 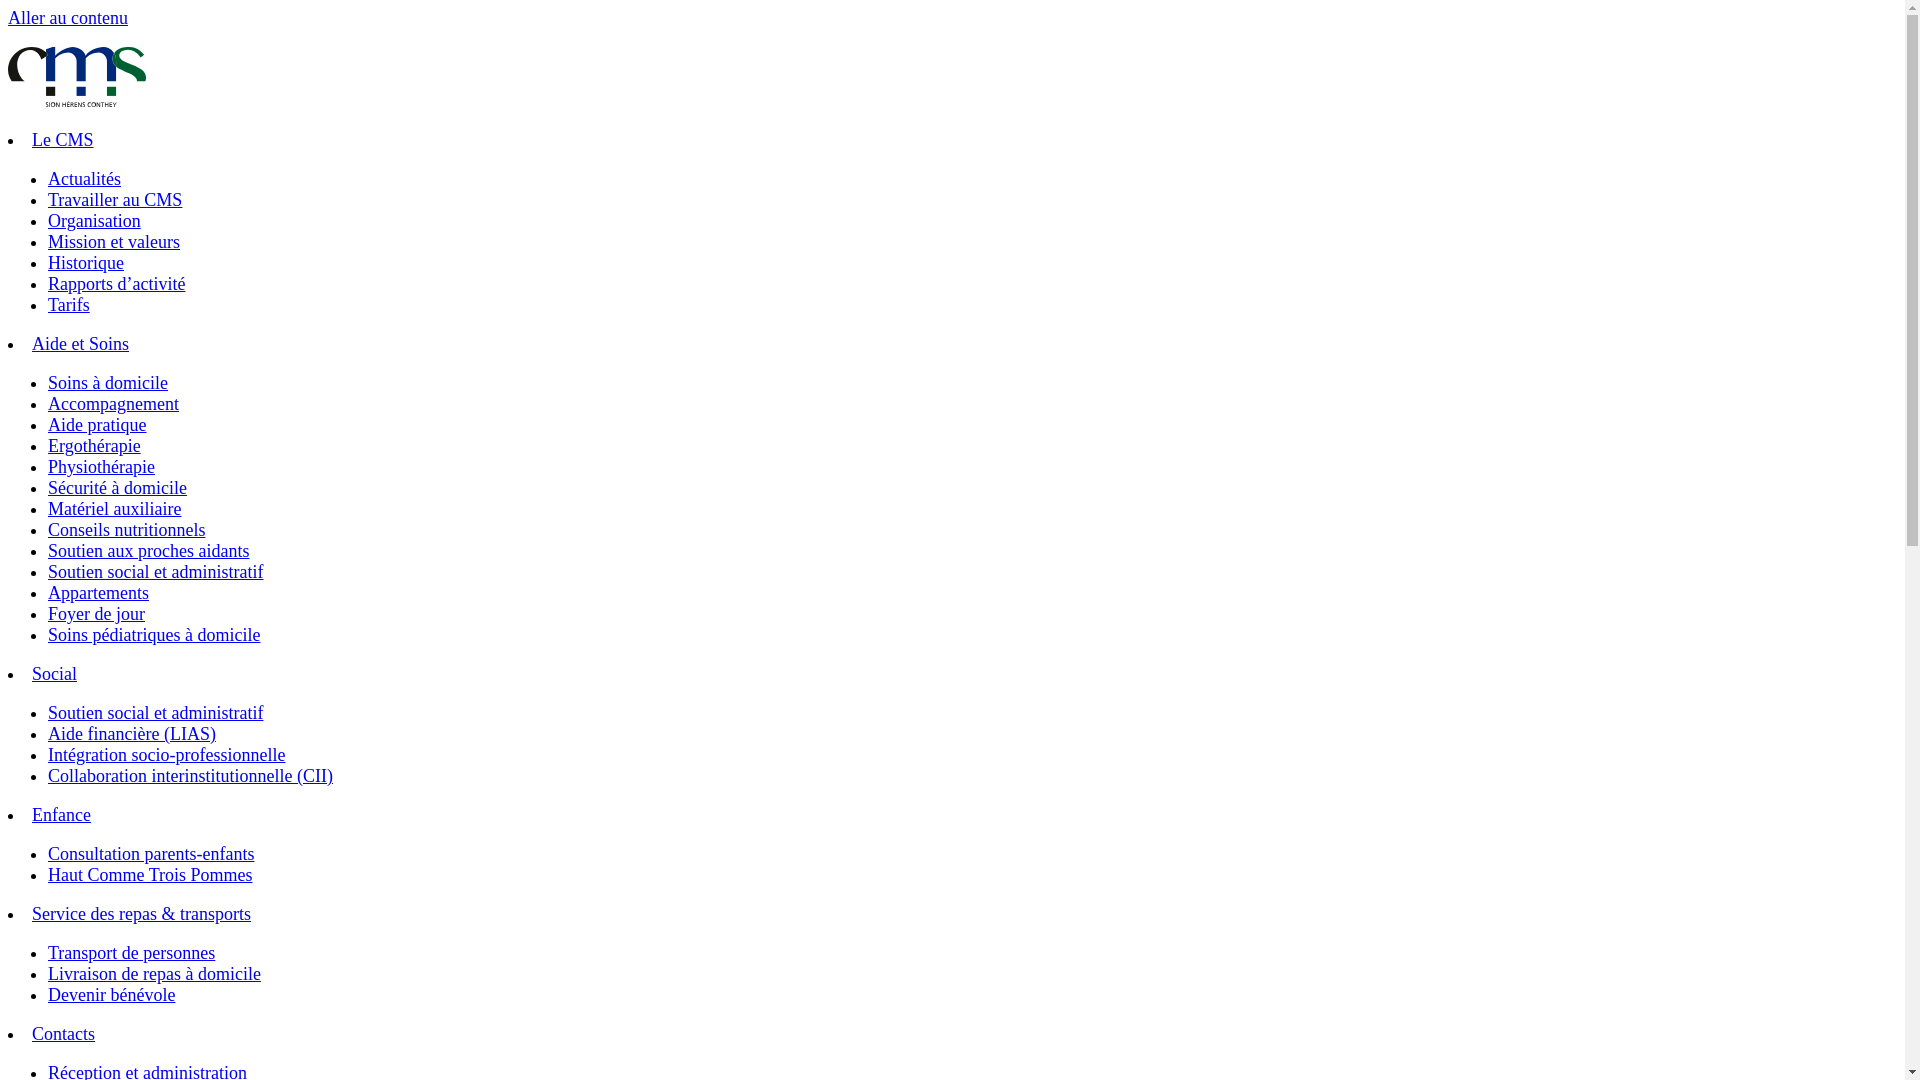 I want to click on 'Consultation parents-enfants', so click(x=149, y=853).